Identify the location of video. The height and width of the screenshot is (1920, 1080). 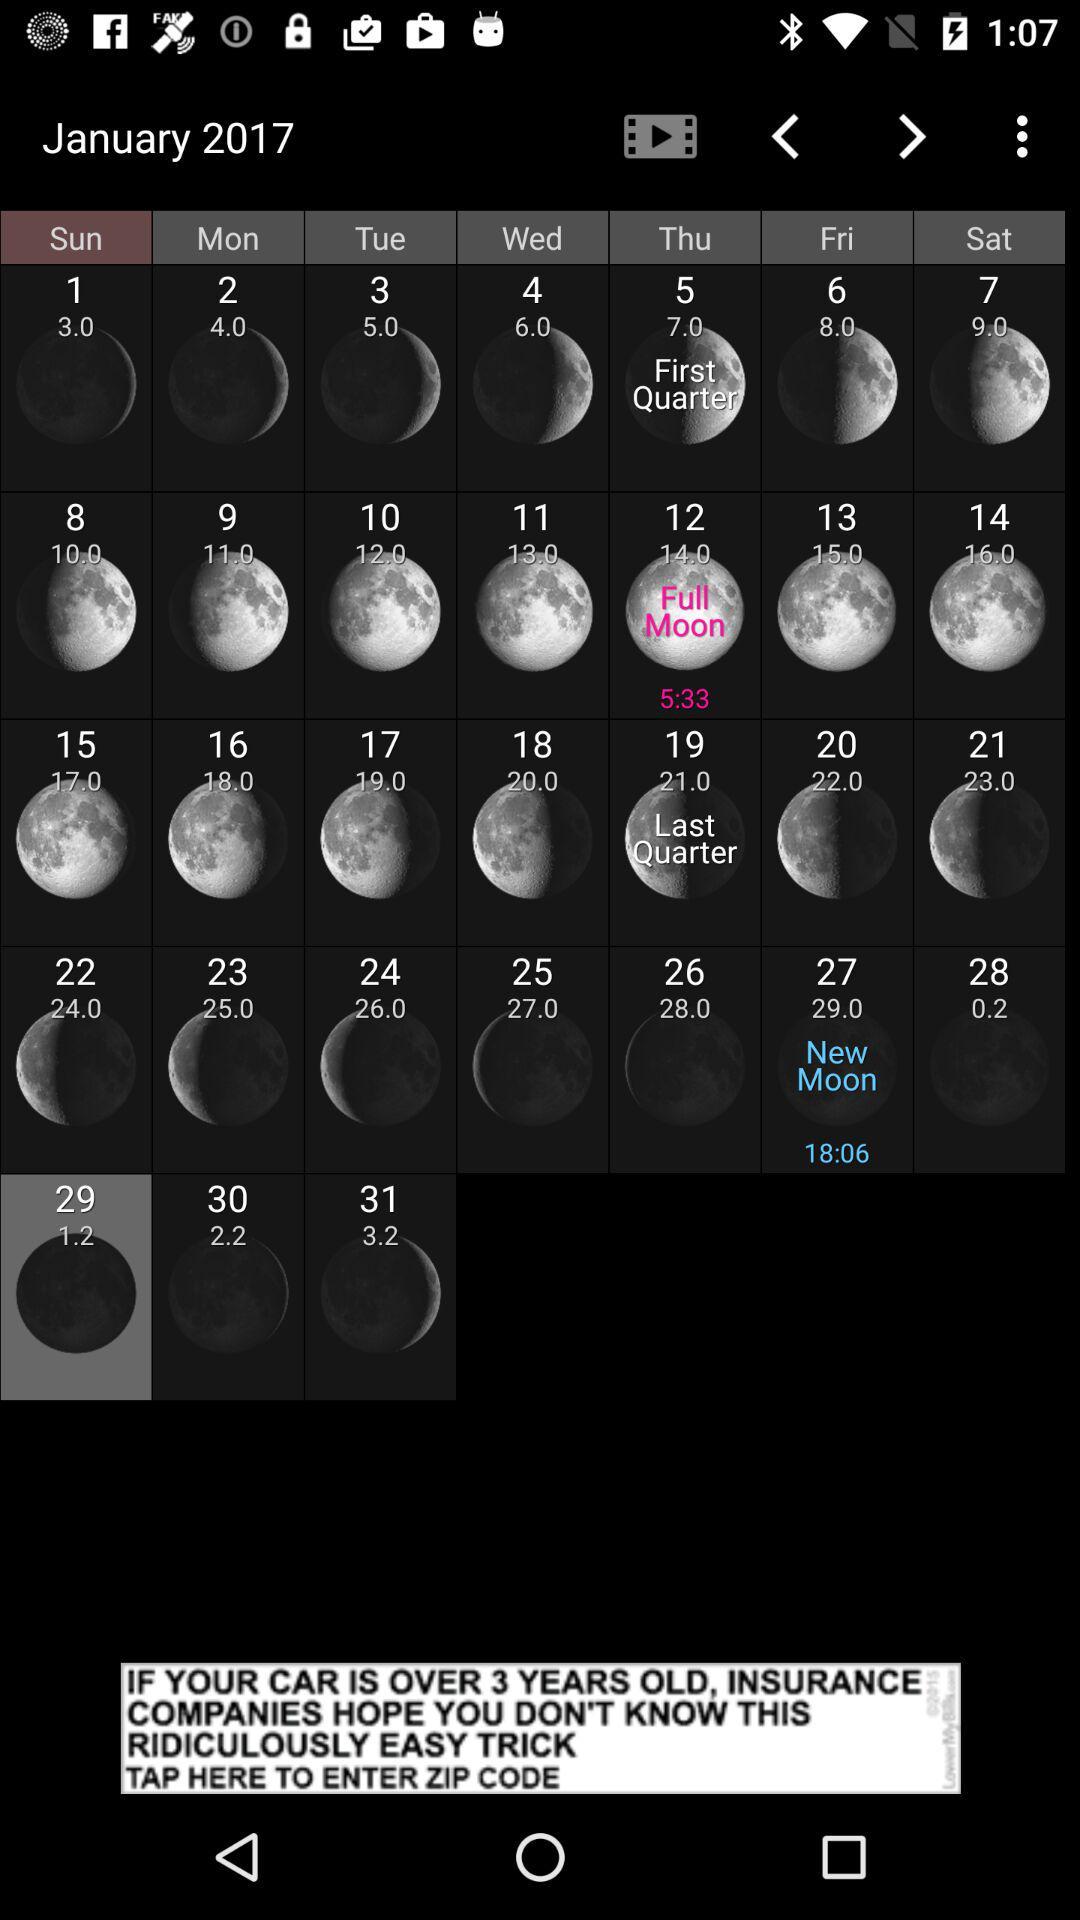
(659, 135).